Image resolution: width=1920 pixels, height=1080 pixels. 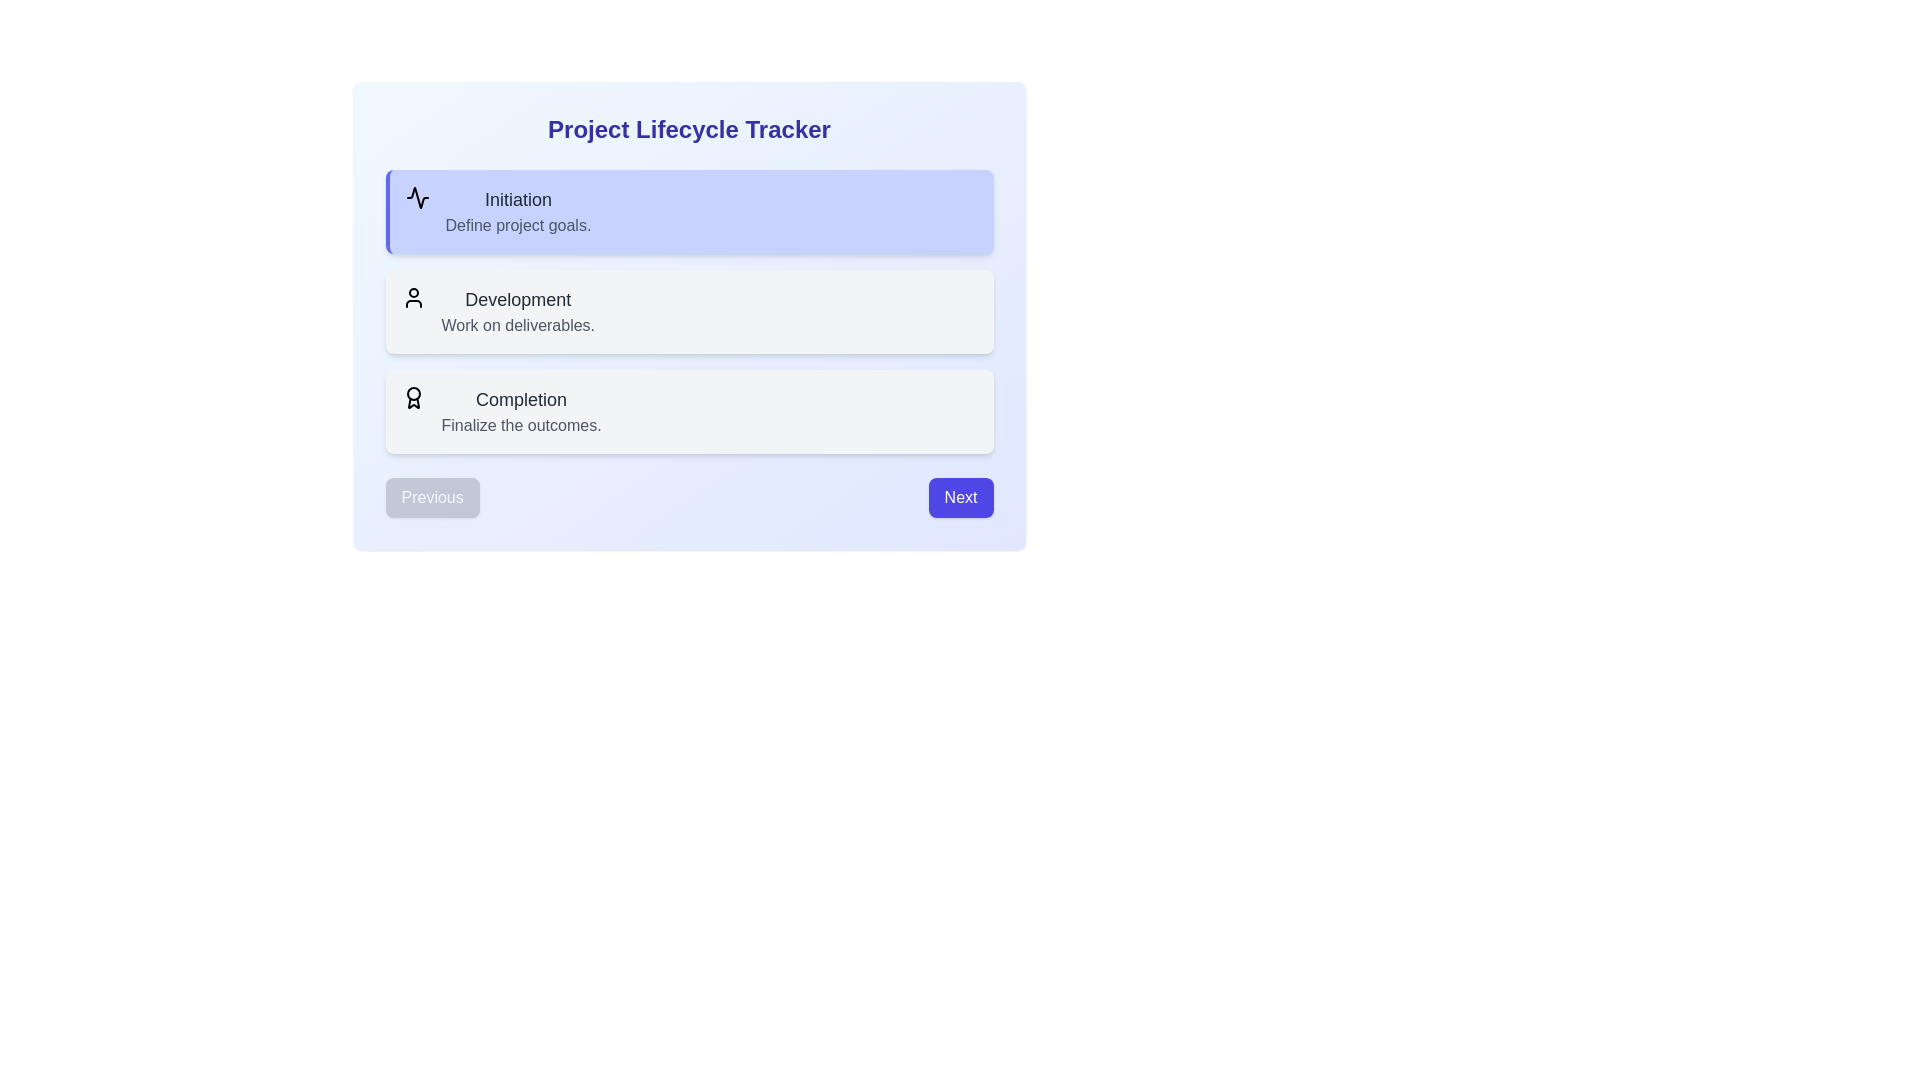 What do you see at coordinates (416, 197) in the screenshot?
I see `the activity or pulse icon located at the top-left corner within the 'Initiation' card in the 'Project Lifecycle Tracker' interface` at bounding box center [416, 197].